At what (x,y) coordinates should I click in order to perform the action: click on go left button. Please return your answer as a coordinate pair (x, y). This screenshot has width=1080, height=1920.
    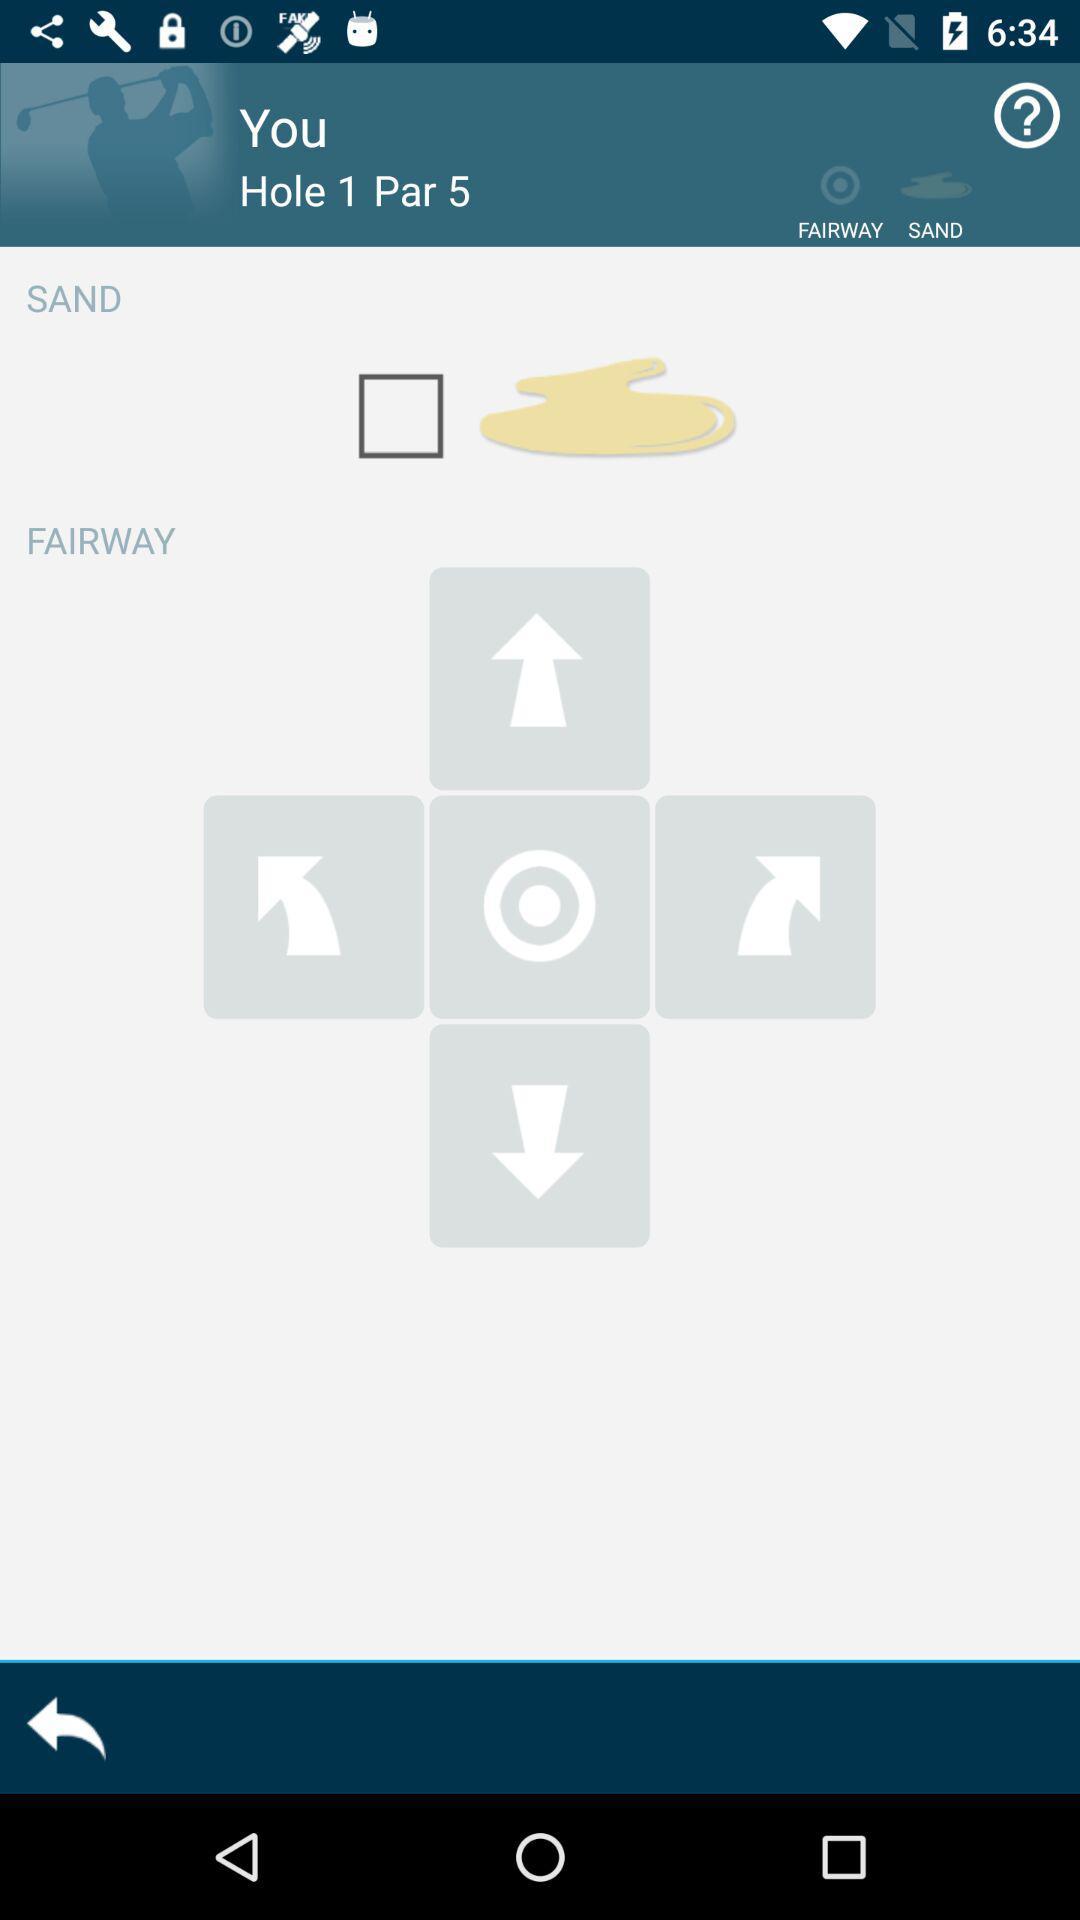
    Looking at the image, I should click on (313, 906).